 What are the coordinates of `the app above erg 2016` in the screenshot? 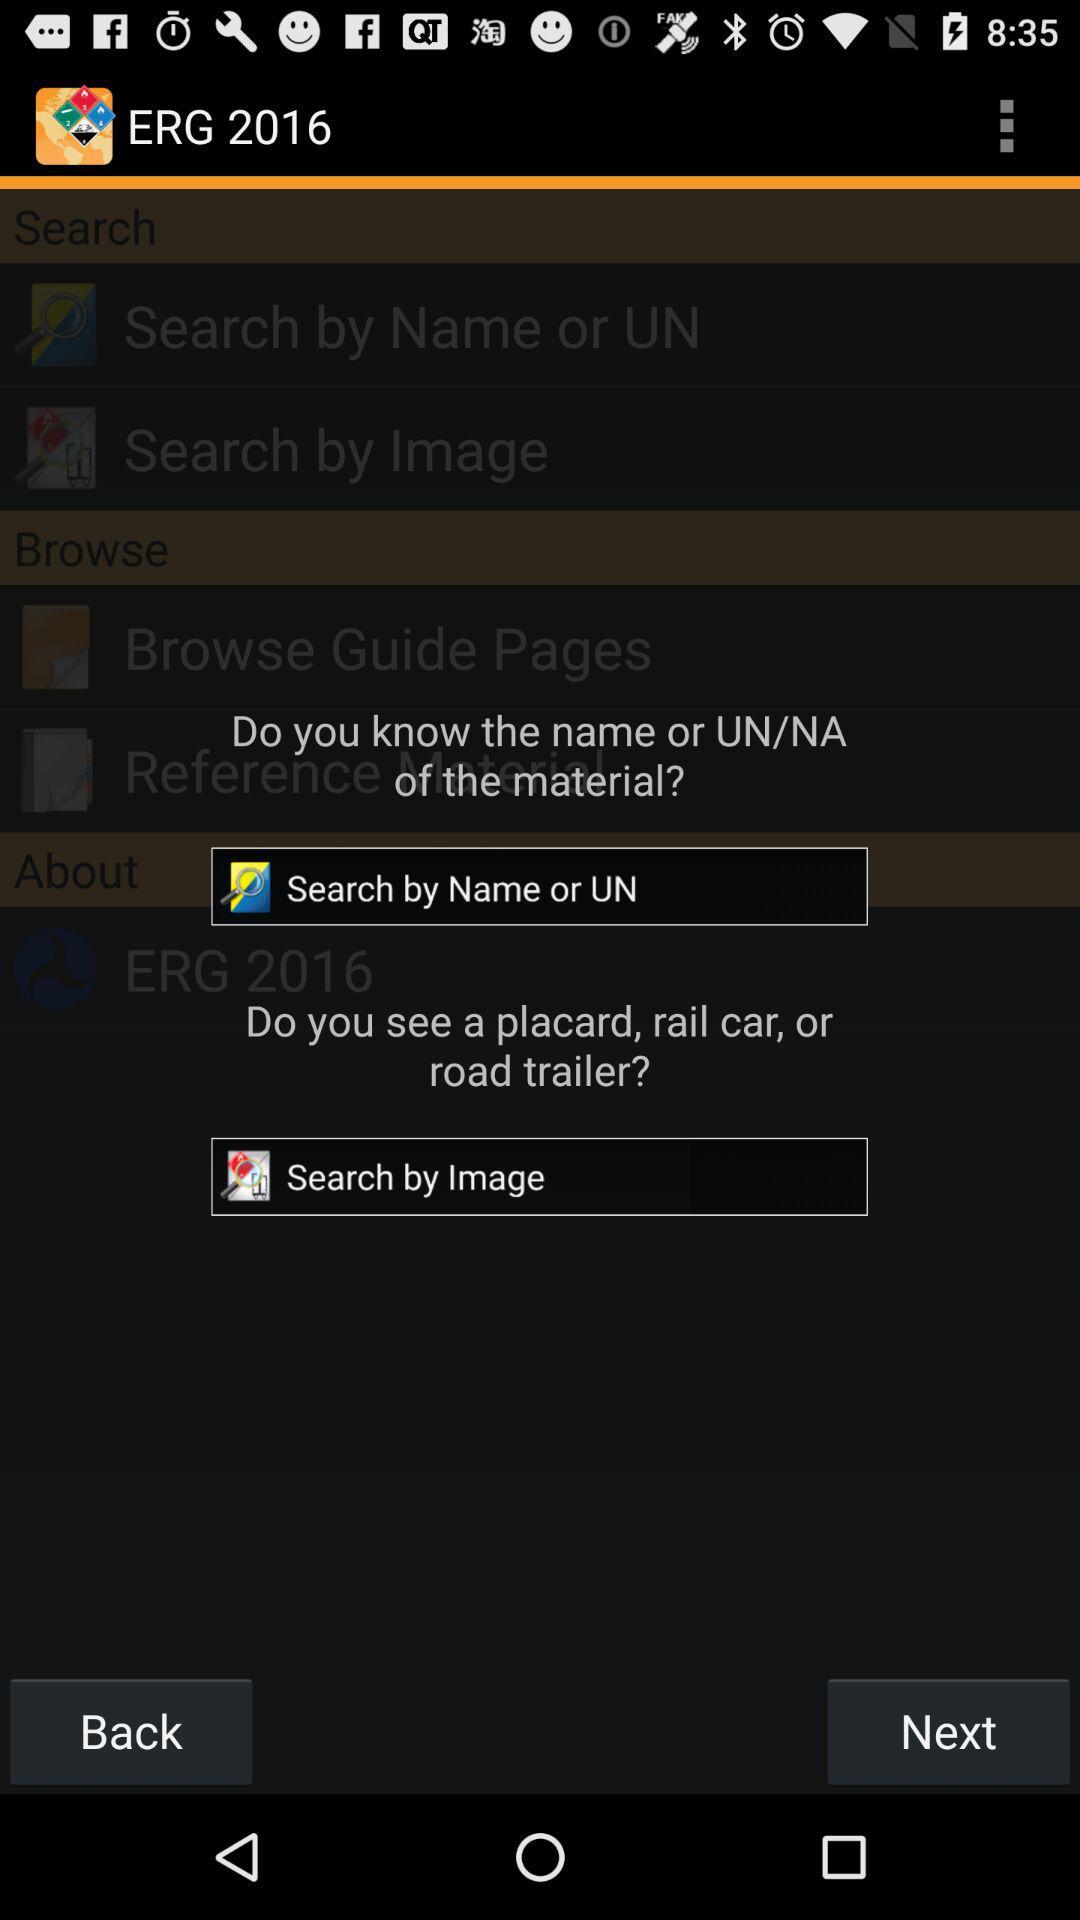 It's located at (540, 869).